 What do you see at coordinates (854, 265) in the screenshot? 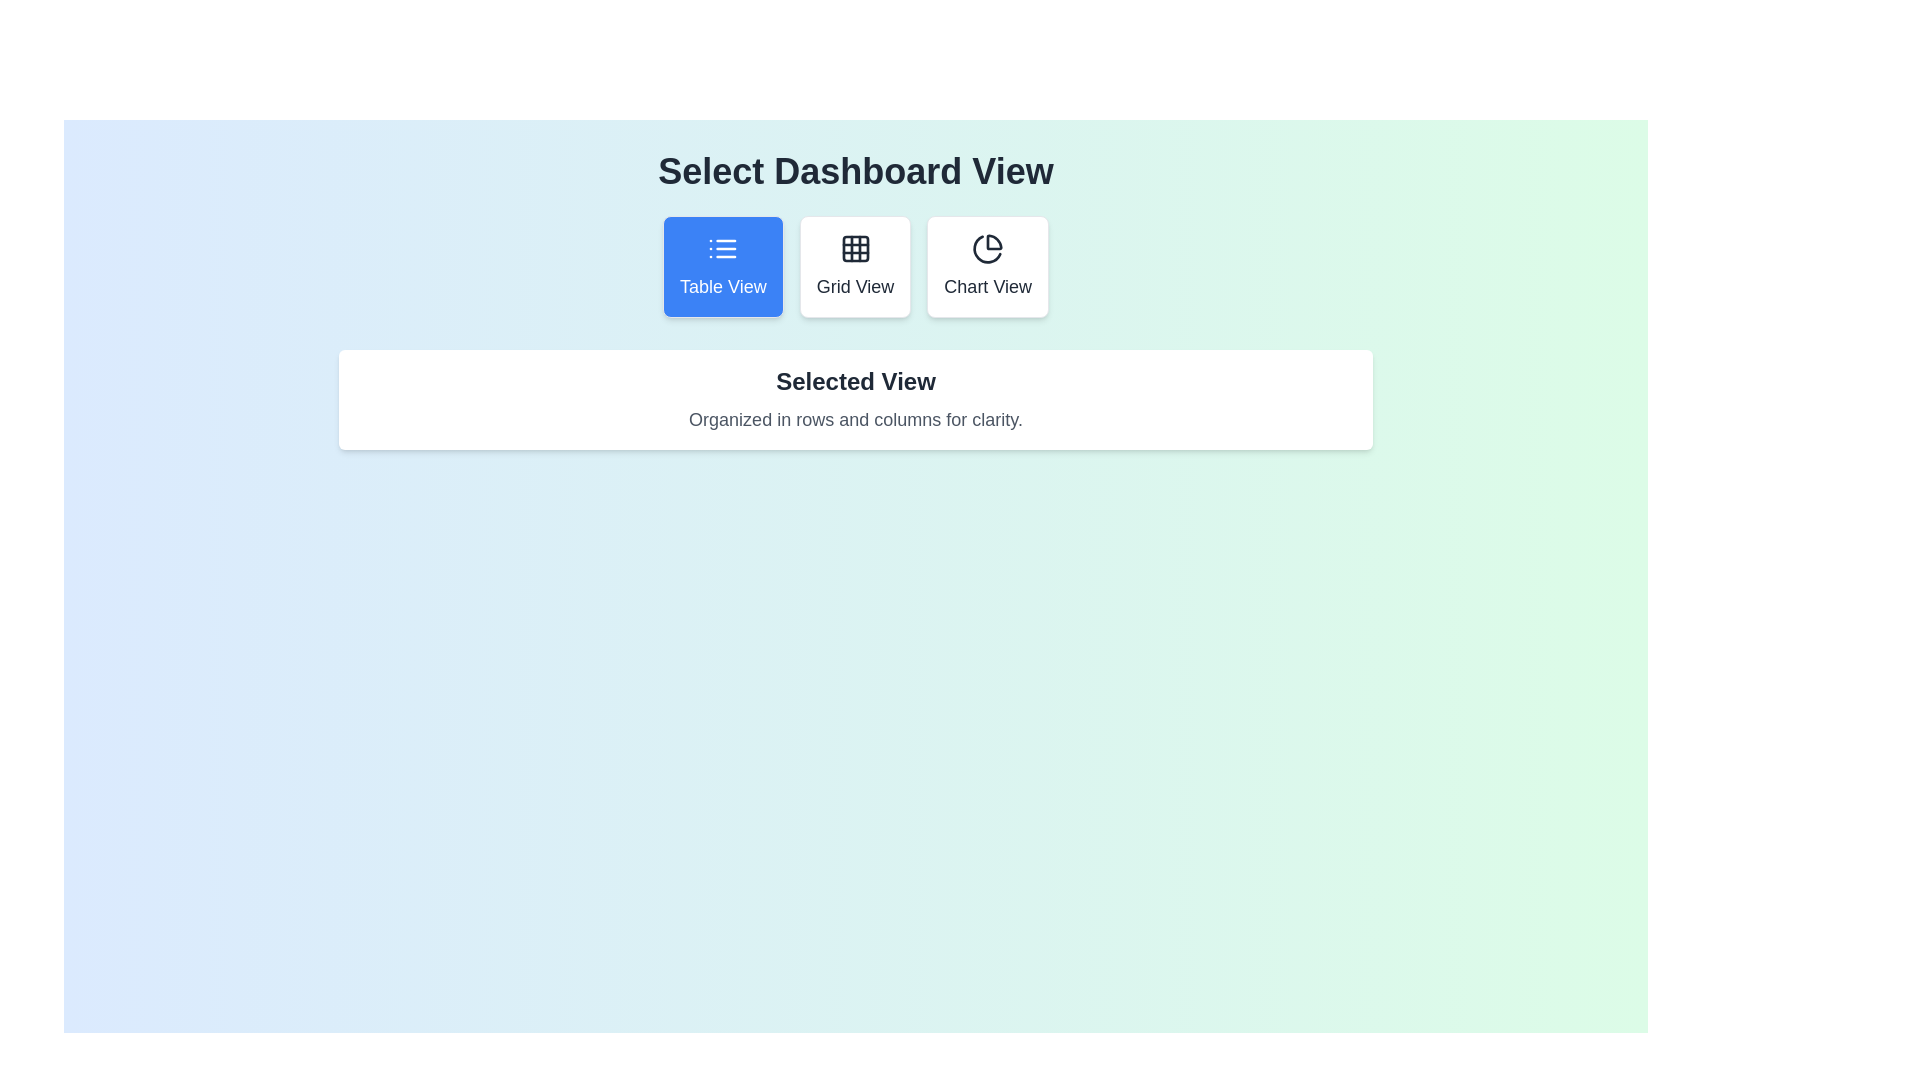
I see `the Grid View button to see its hover effect` at bounding box center [854, 265].